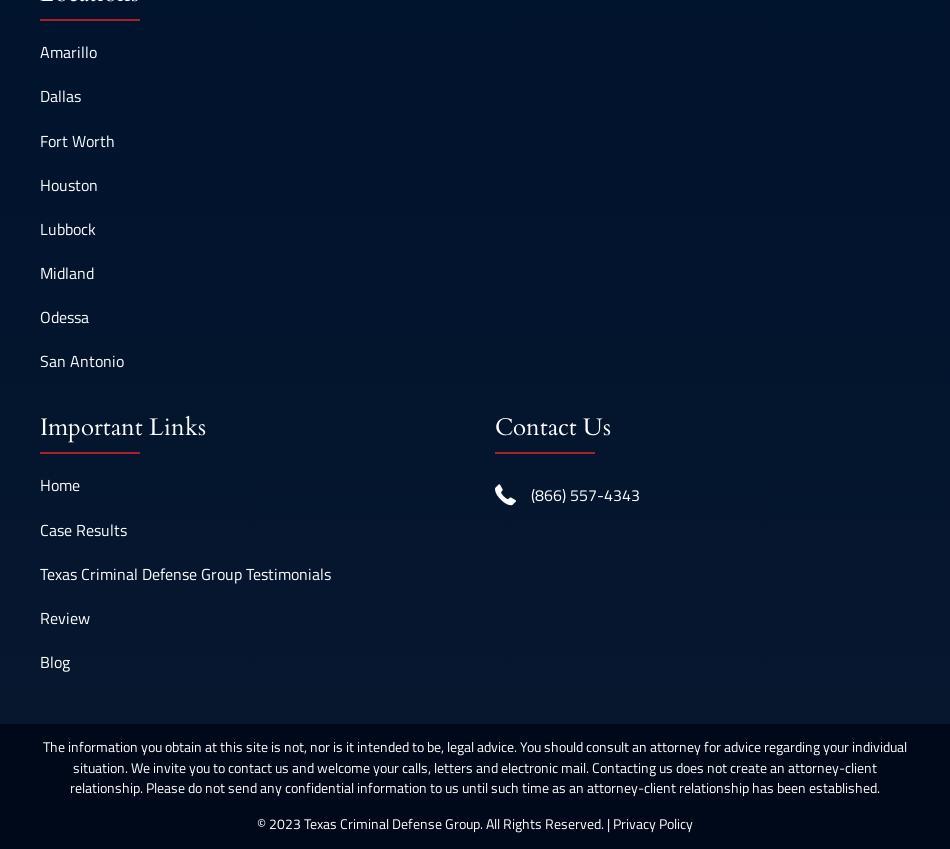 This screenshot has height=849, width=950. I want to click on 'Odessa', so click(39, 316).